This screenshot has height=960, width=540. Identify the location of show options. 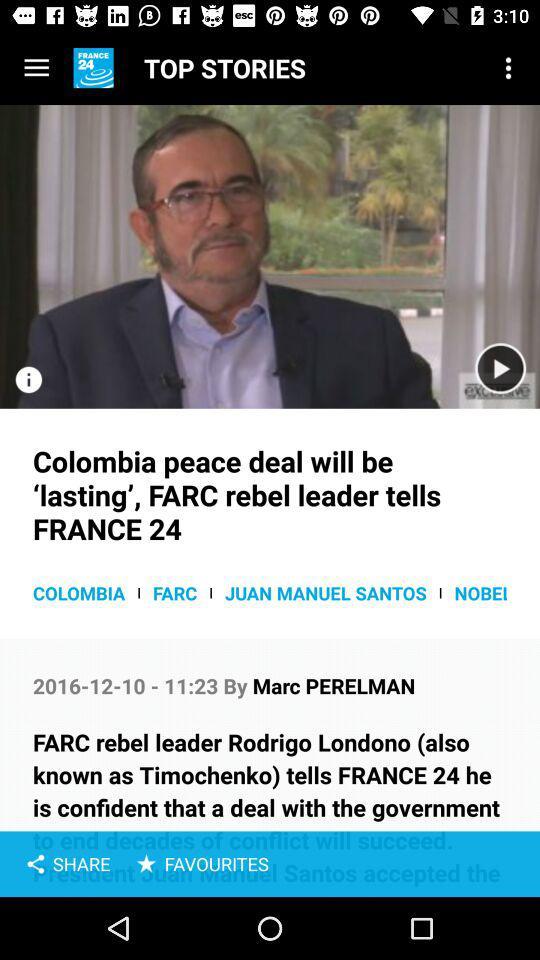
(36, 68).